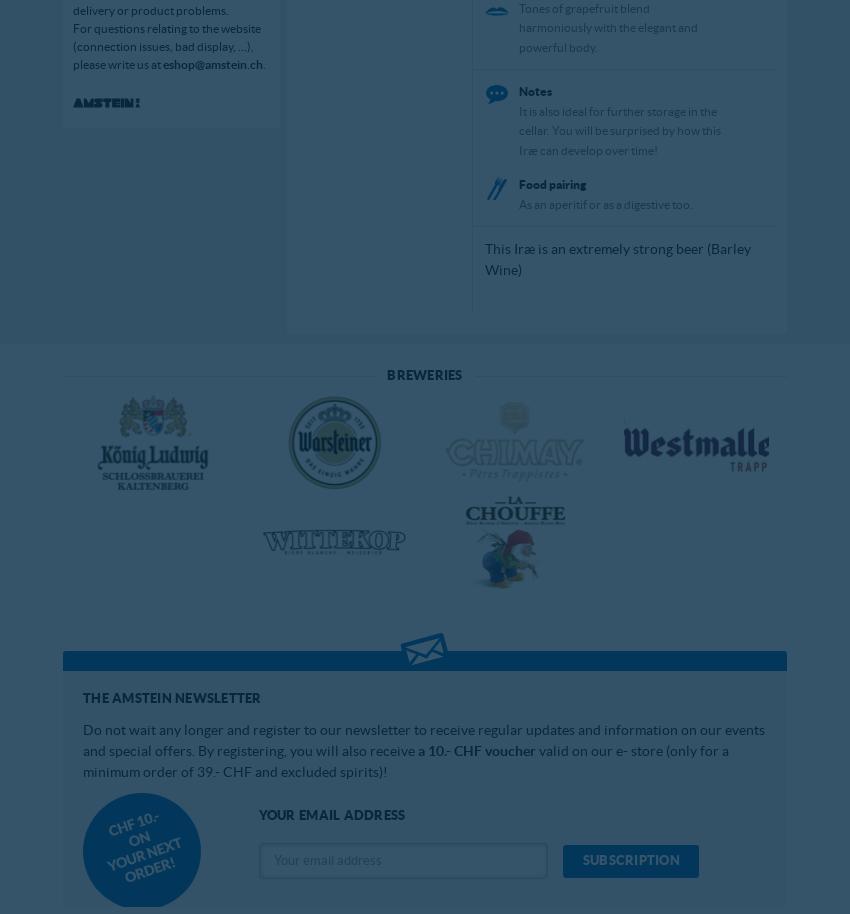  What do you see at coordinates (629, 860) in the screenshot?
I see `'Subscription'` at bounding box center [629, 860].